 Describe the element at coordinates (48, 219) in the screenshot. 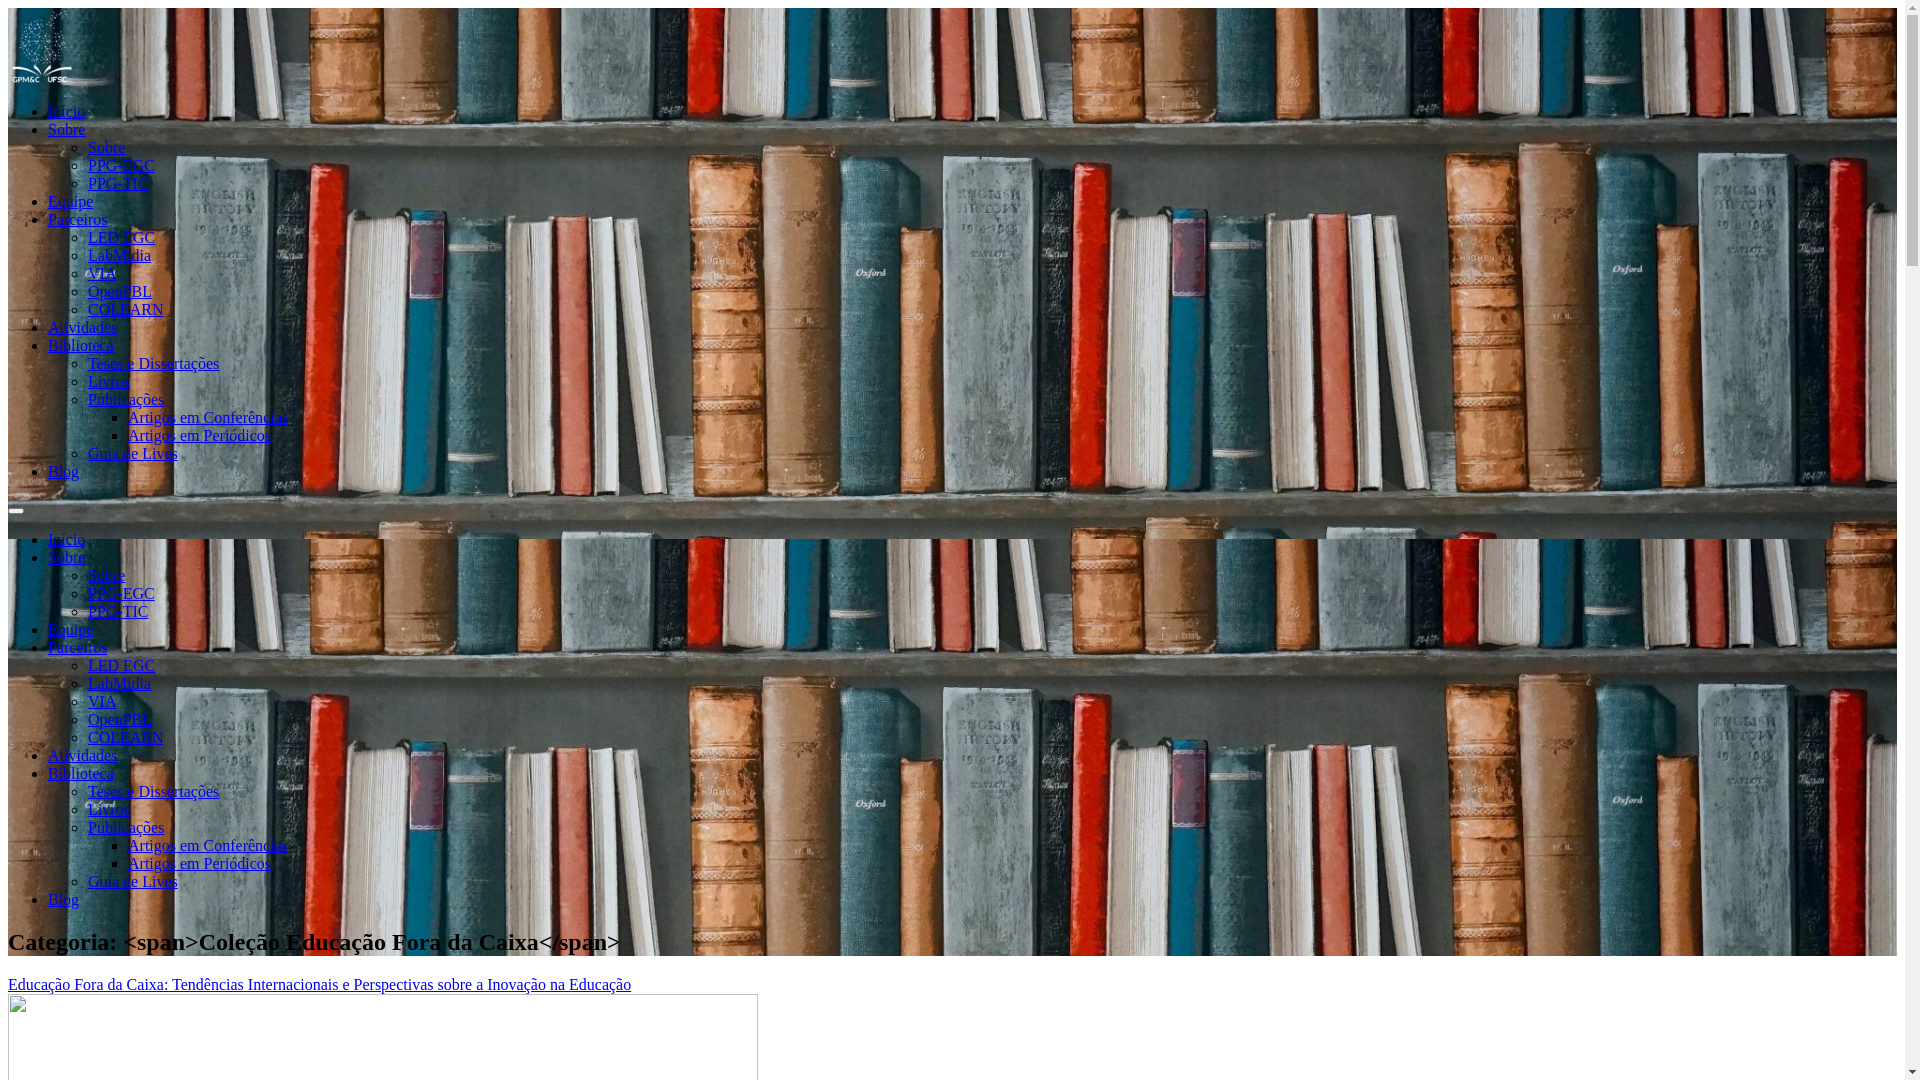

I see `'Parceiros'` at that location.